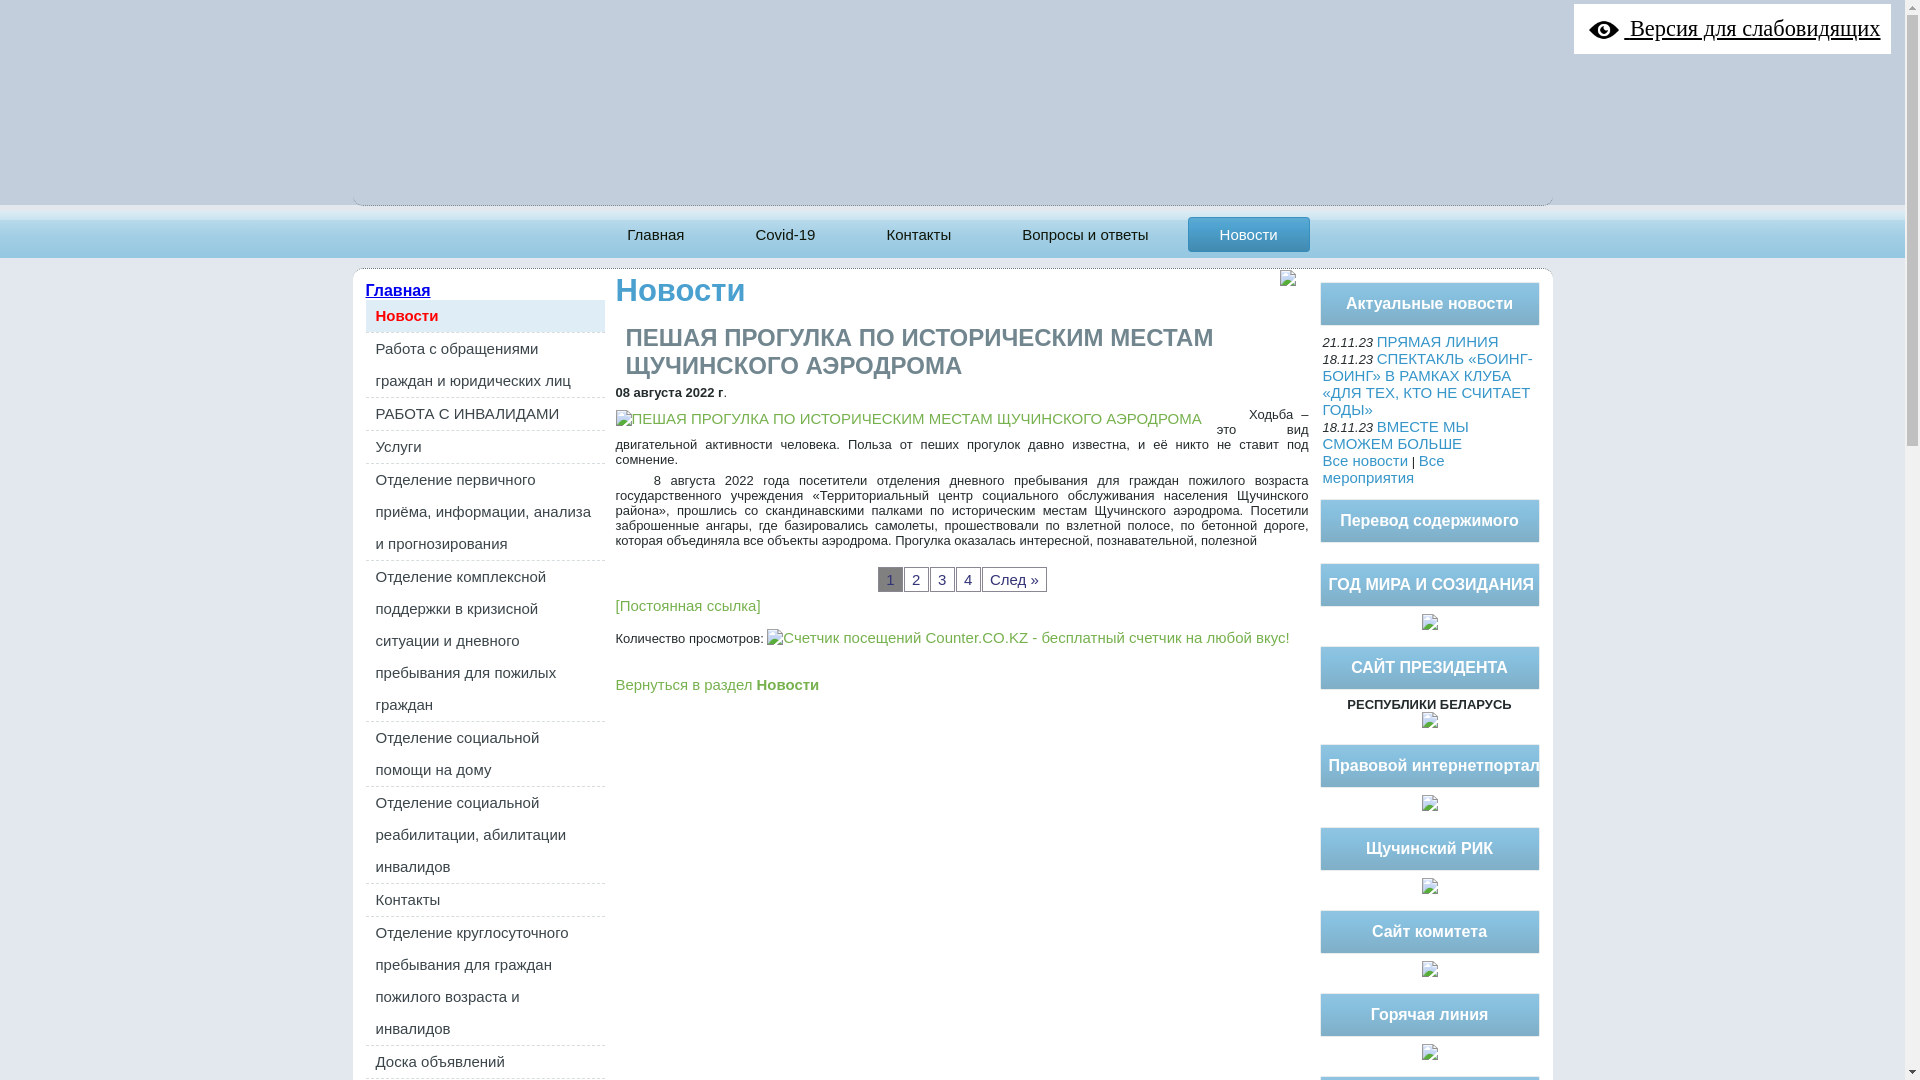 The image size is (1920, 1080). What do you see at coordinates (941, 579) in the screenshot?
I see `'3'` at bounding box center [941, 579].